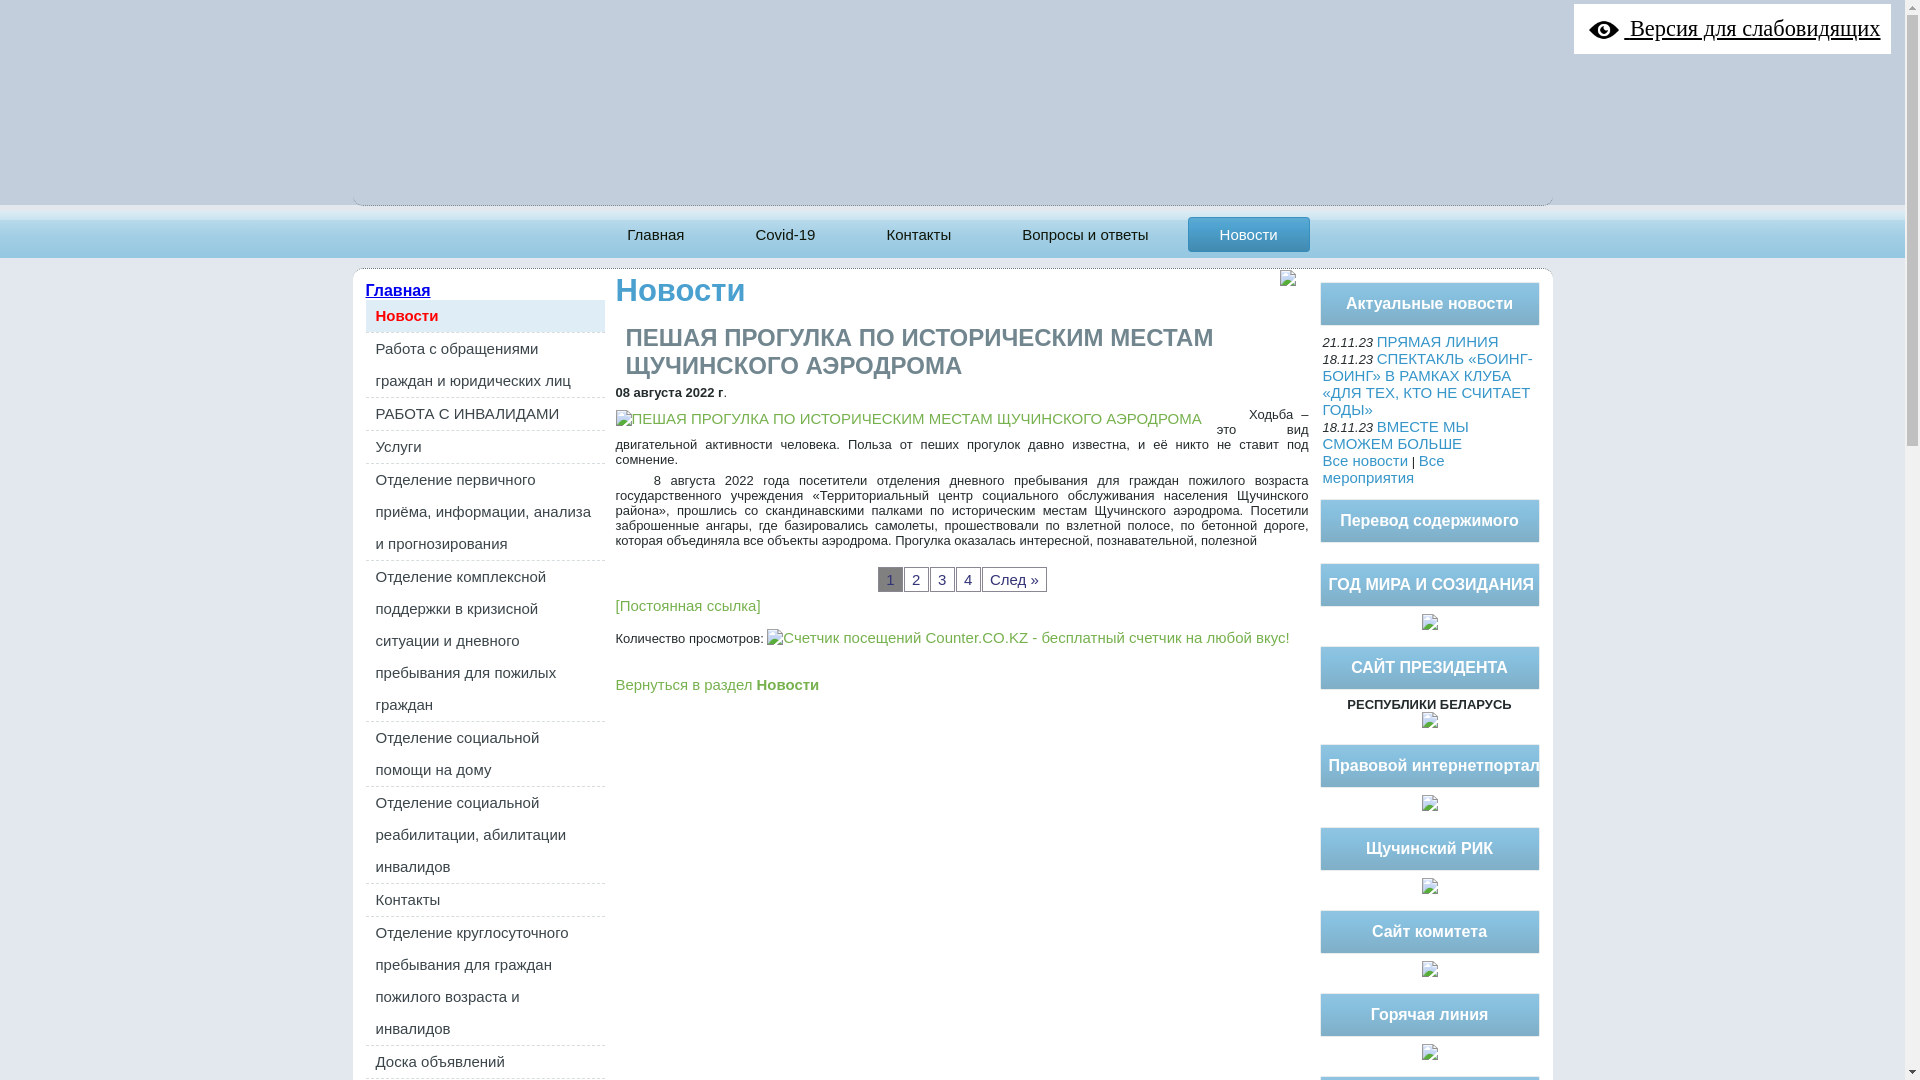 The image size is (1920, 1080). What do you see at coordinates (941, 579) in the screenshot?
I see `'3'` at bounding box center [941, 579].